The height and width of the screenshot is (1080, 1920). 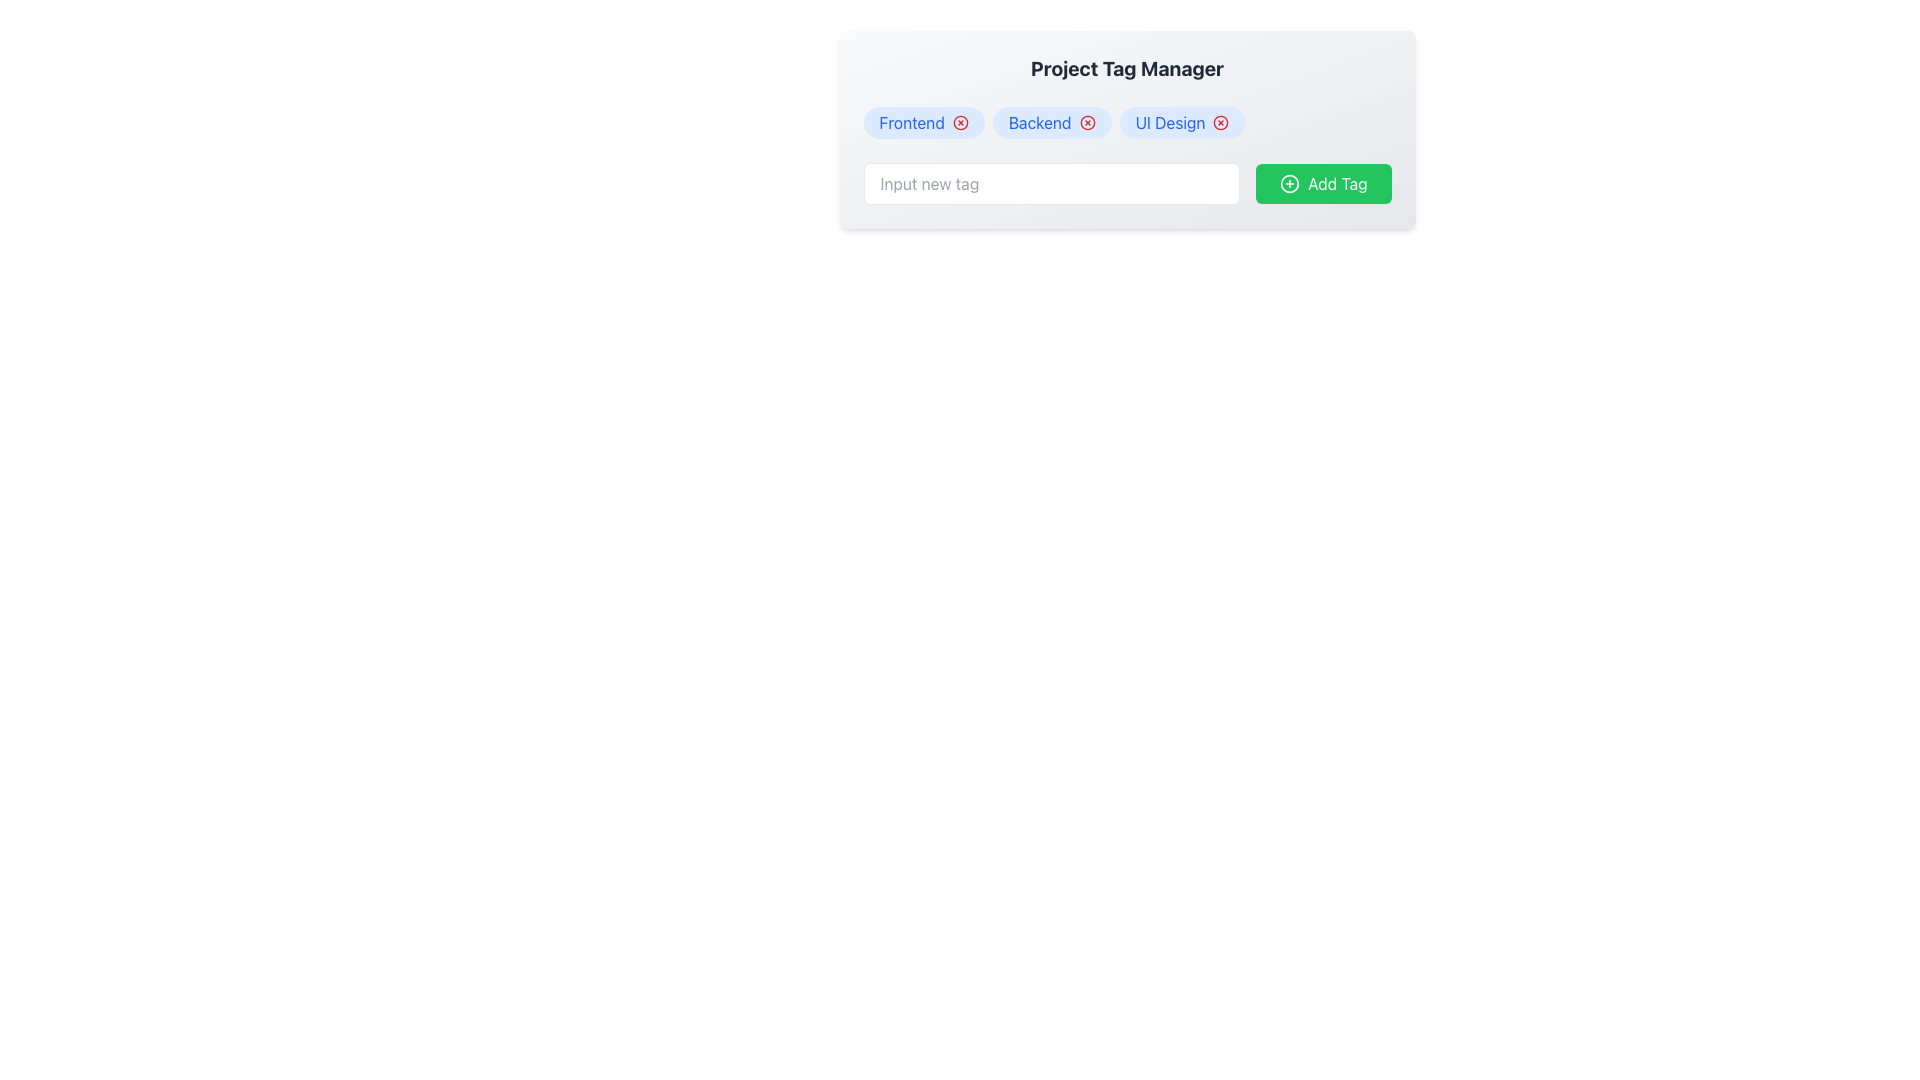 I want to click on the delete icon button for the 'Backend' tag in the Project Tag Manager interface for keyboard accessibility, so click(x=1086, y=123).